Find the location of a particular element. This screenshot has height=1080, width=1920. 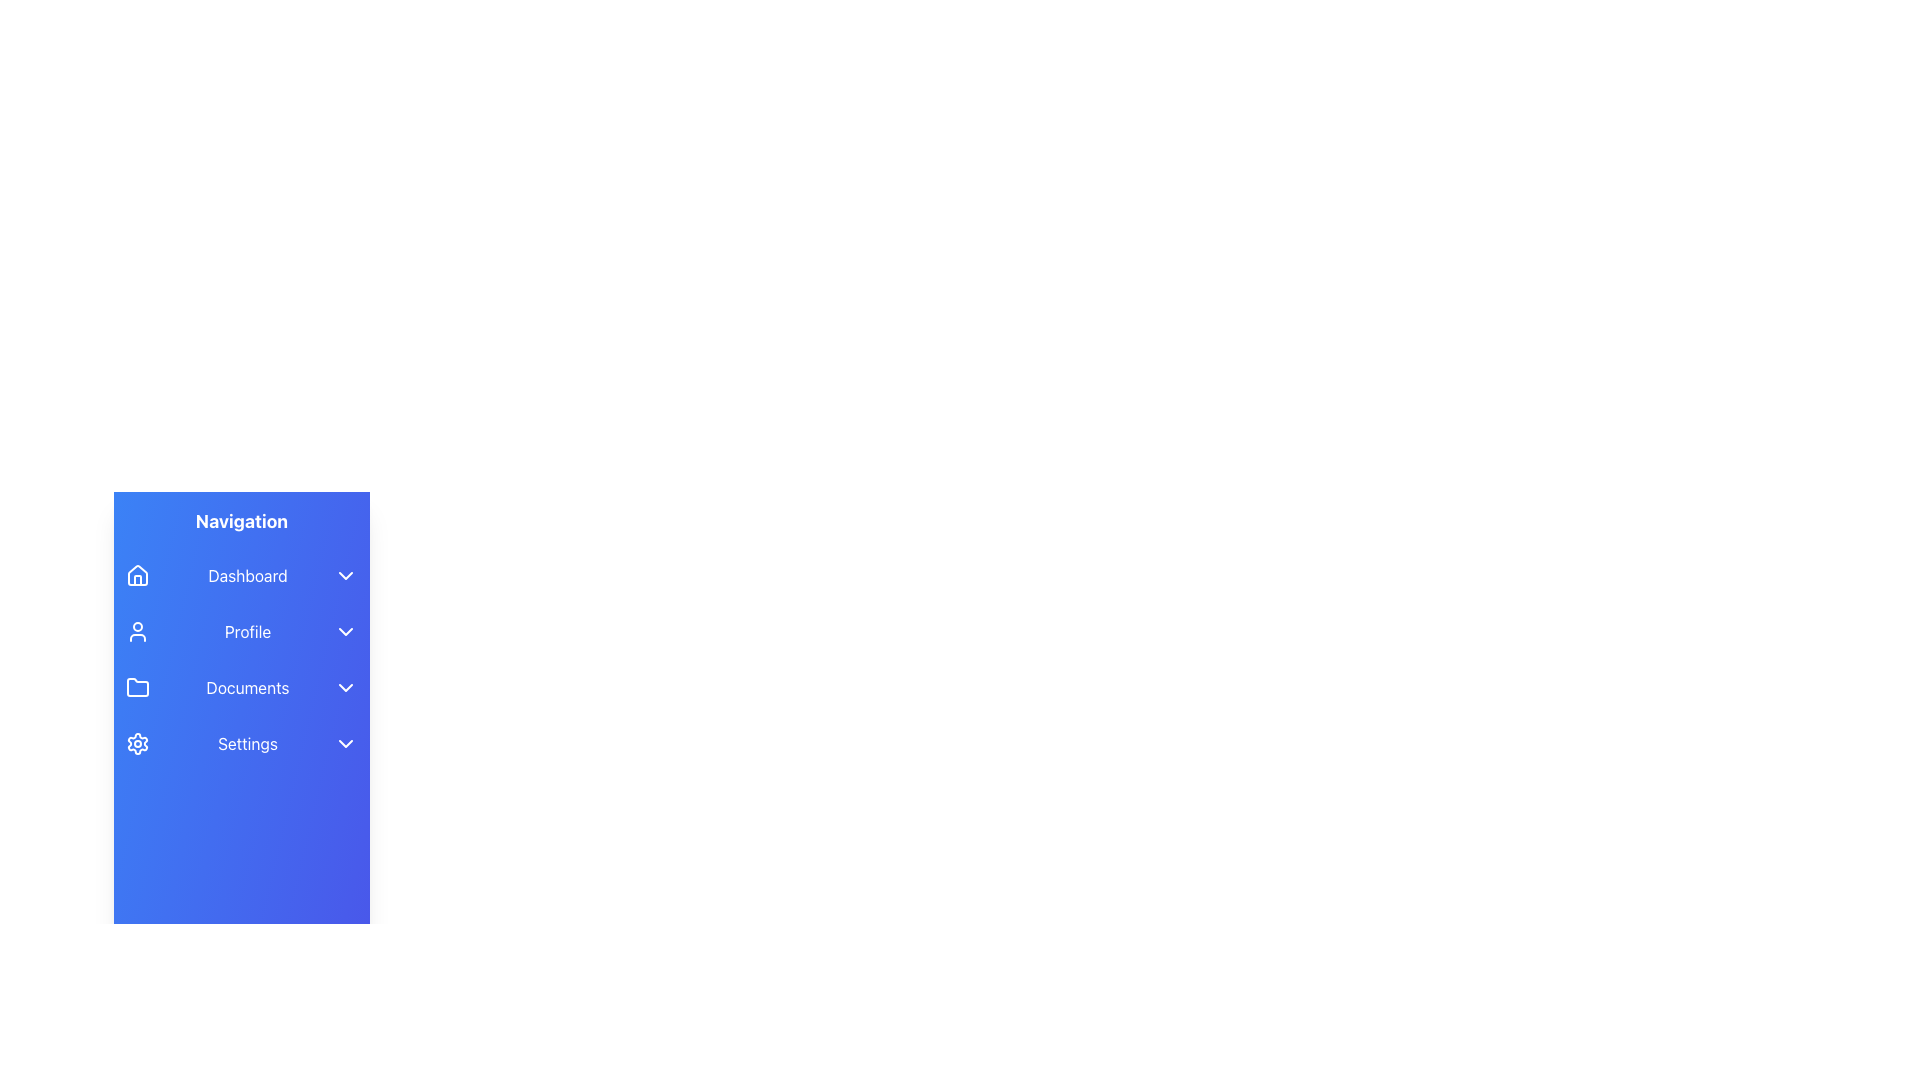

the 'Settings' navigation menu item is located at coordinates (240, 744).